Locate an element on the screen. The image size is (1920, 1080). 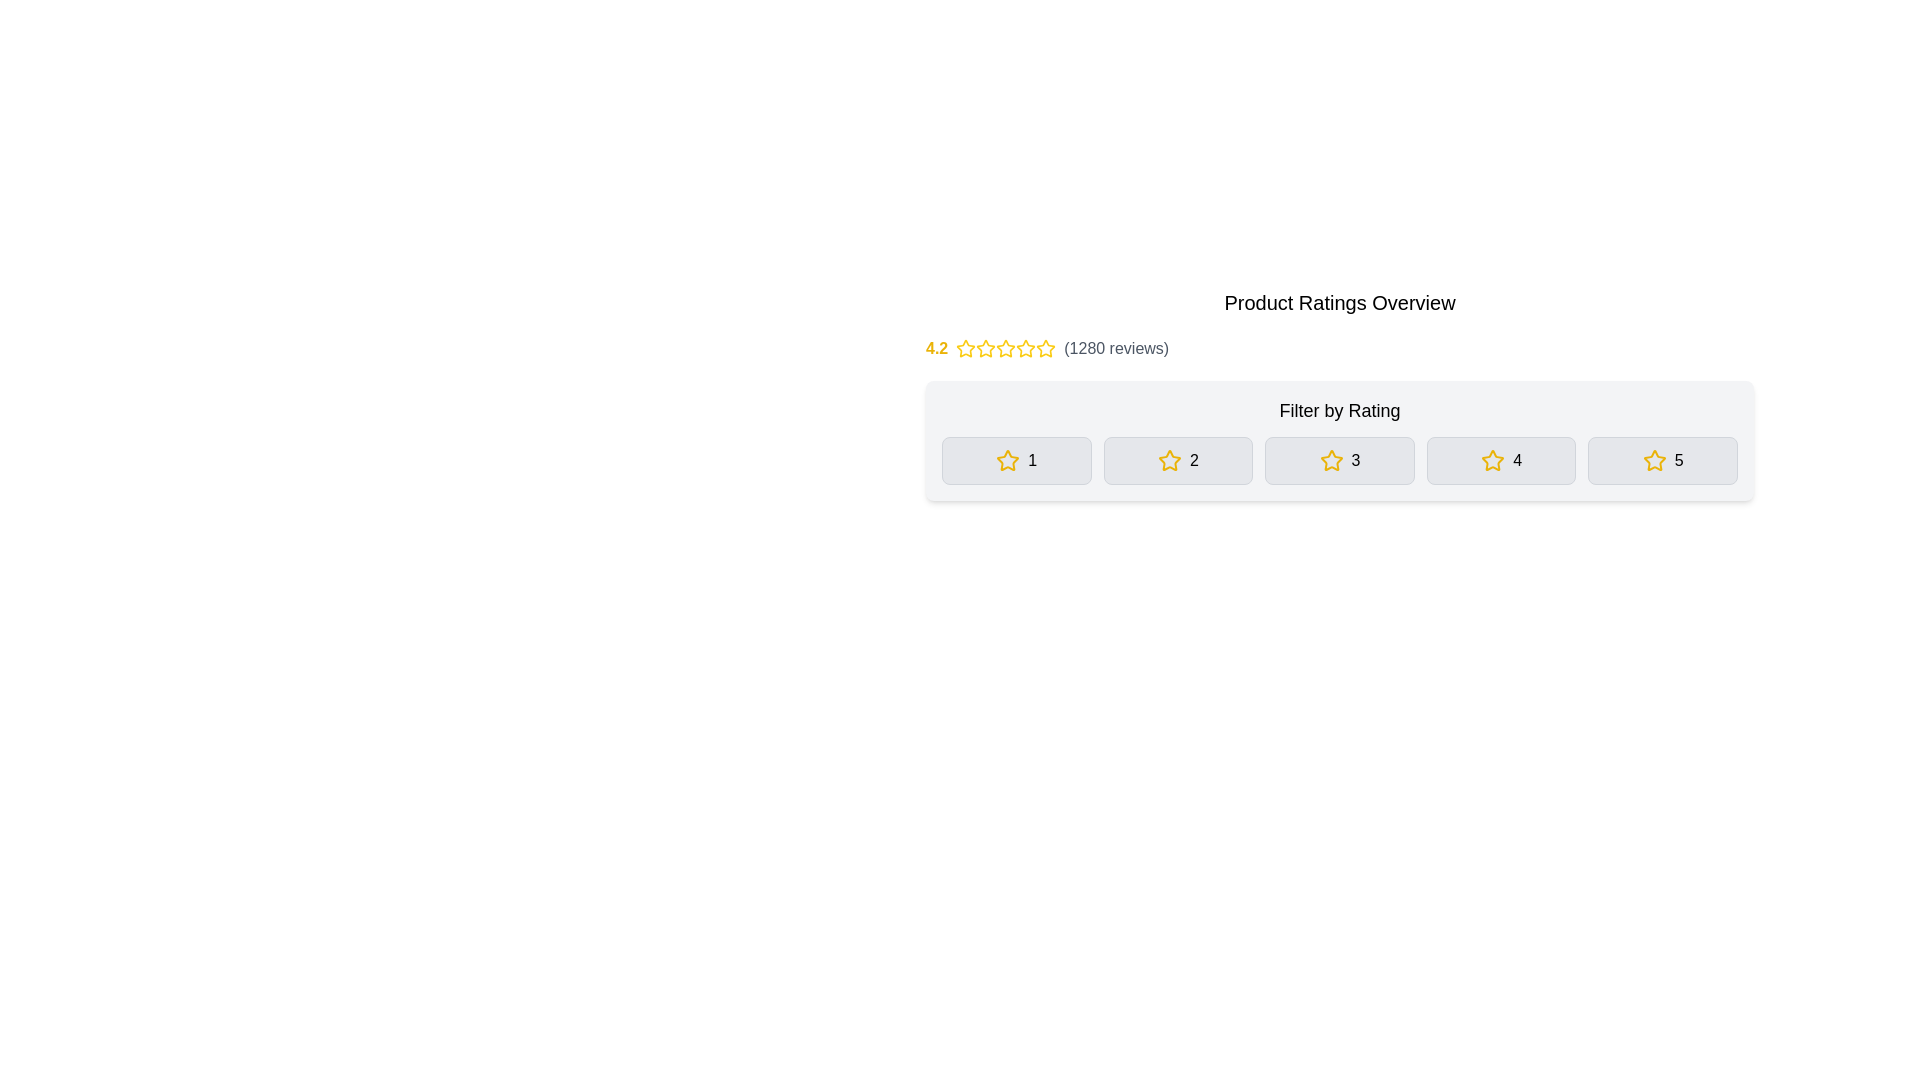
the text label displaying the total number of reviews associated with the product, located to the right of the star rating visualization is located at coordinates (1115, 347).